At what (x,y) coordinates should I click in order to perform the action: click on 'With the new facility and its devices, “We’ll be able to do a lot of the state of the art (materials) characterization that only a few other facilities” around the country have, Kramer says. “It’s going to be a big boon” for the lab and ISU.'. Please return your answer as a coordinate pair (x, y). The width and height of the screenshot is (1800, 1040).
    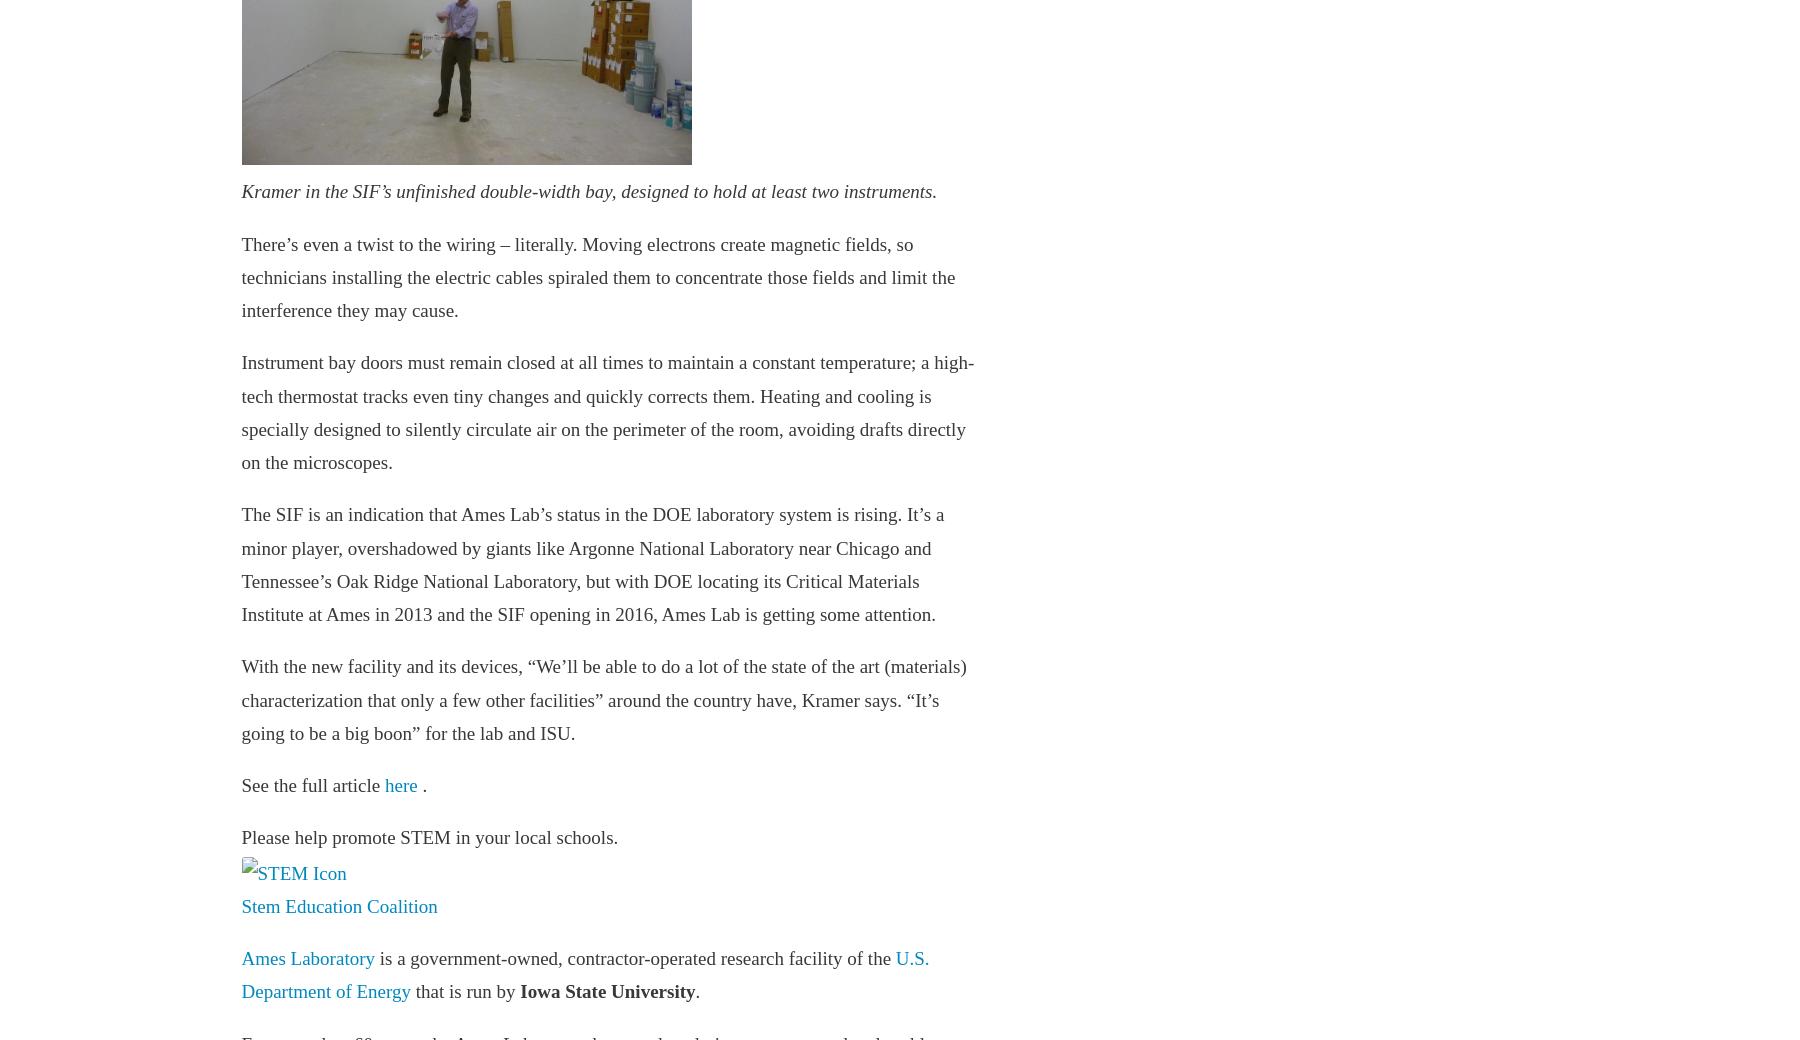
    Looking at the image, I should click on (240, 699).